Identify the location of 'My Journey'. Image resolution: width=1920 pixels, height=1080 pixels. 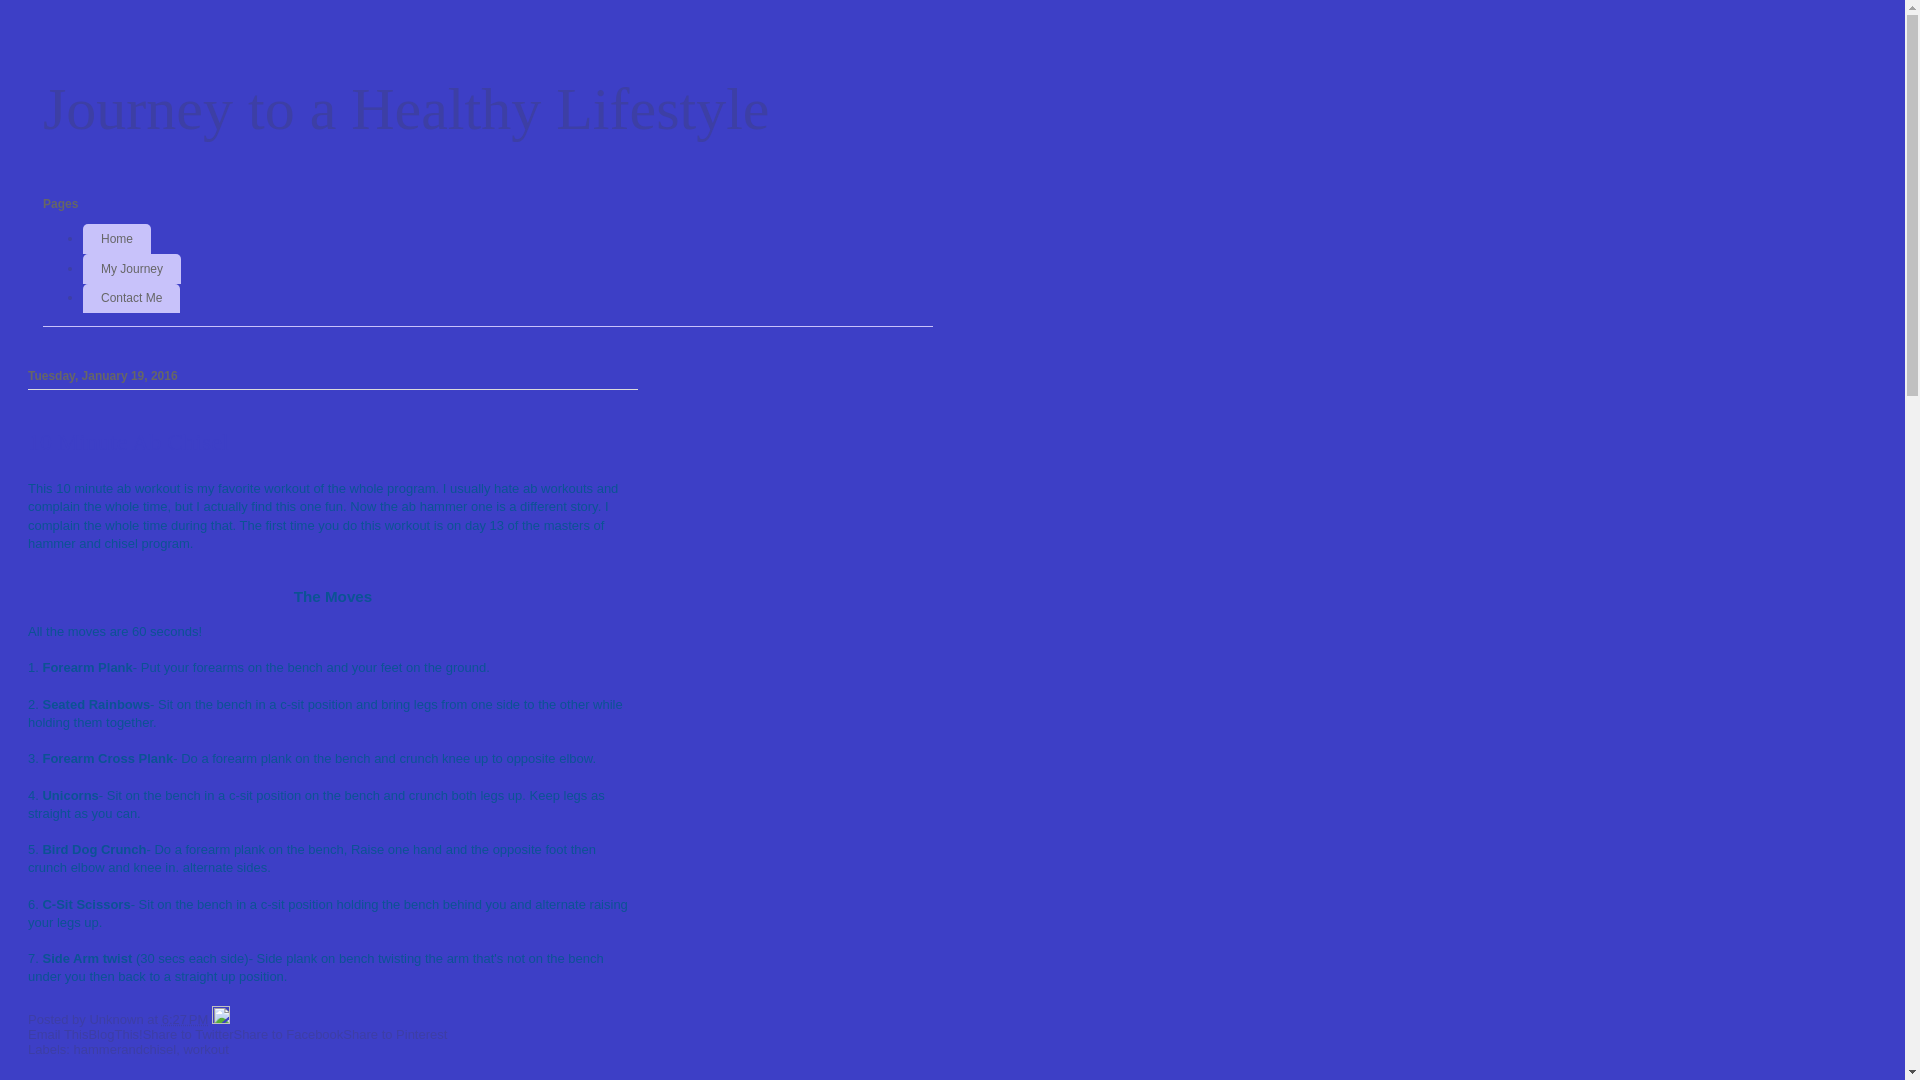
(131, 268).